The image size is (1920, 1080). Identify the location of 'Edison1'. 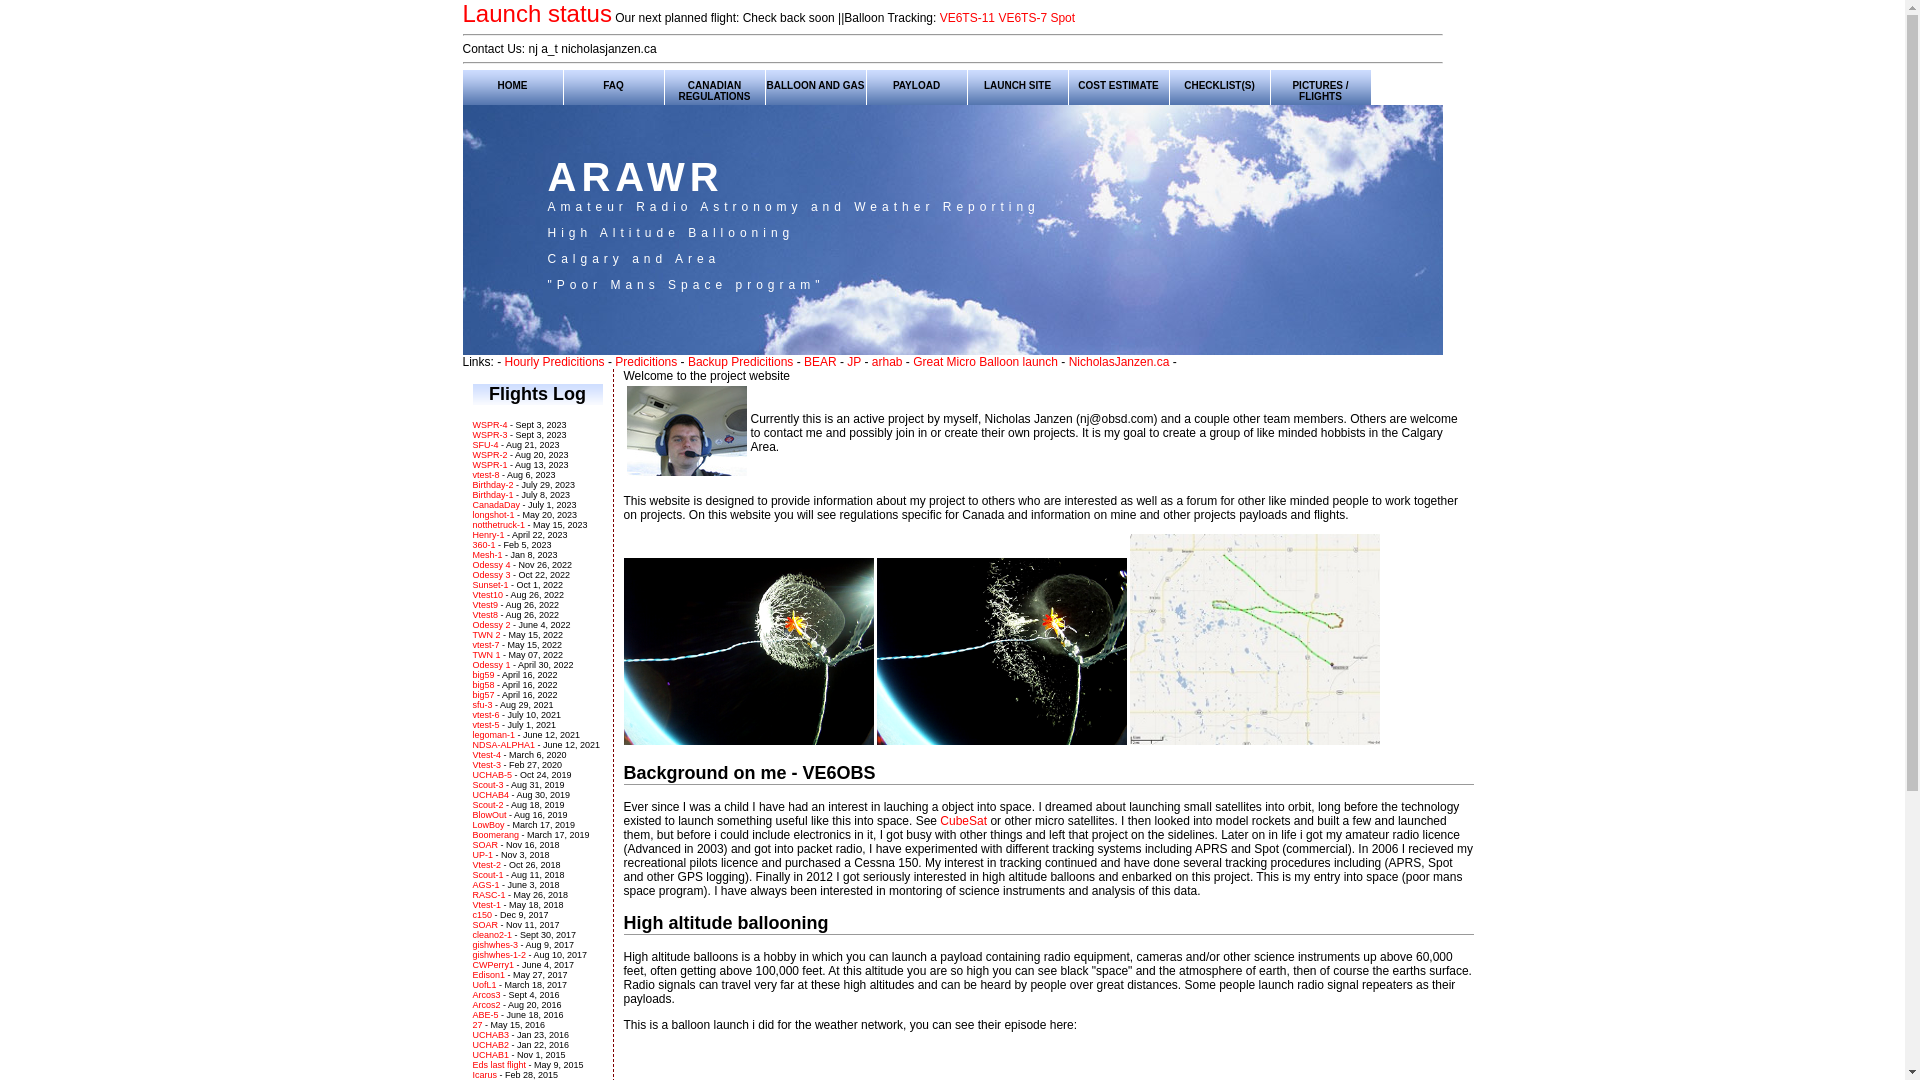
(489, 974).